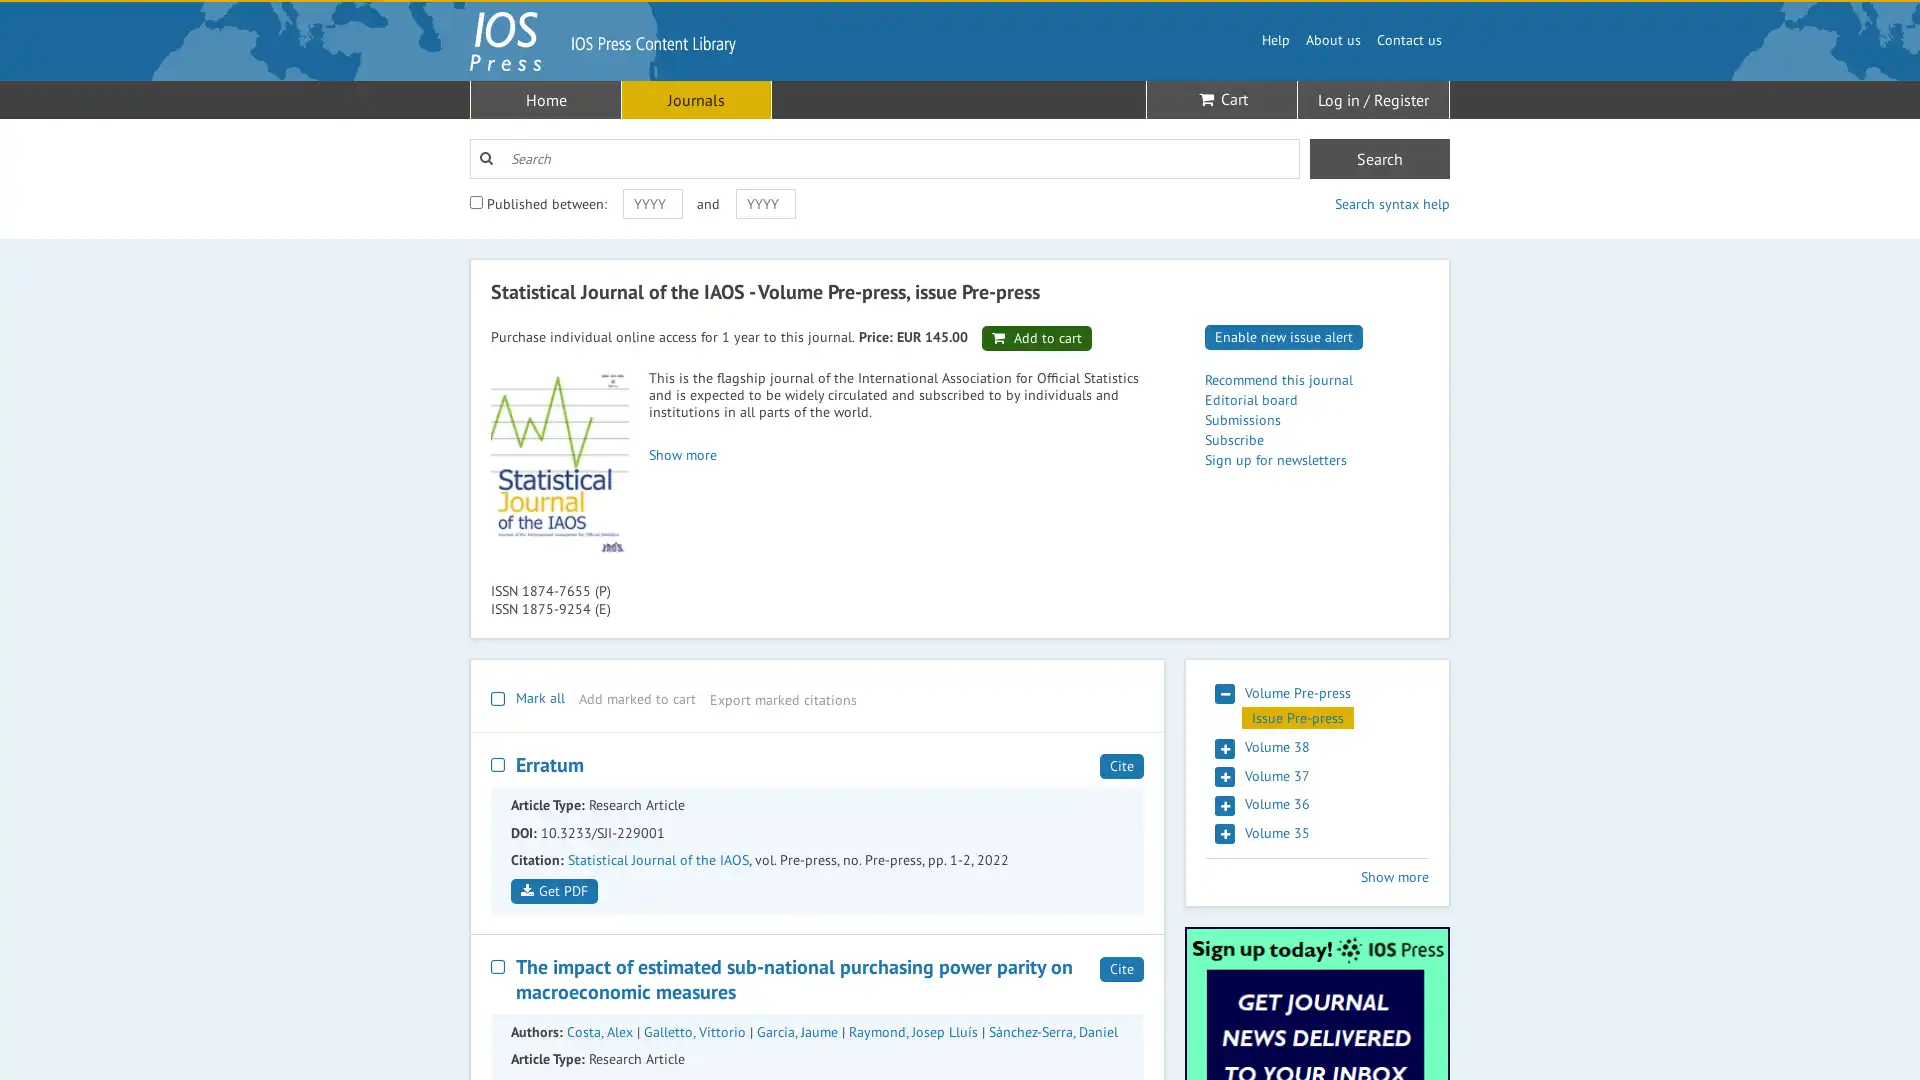  I want to click on Add marked to cart, so click(636, 698).